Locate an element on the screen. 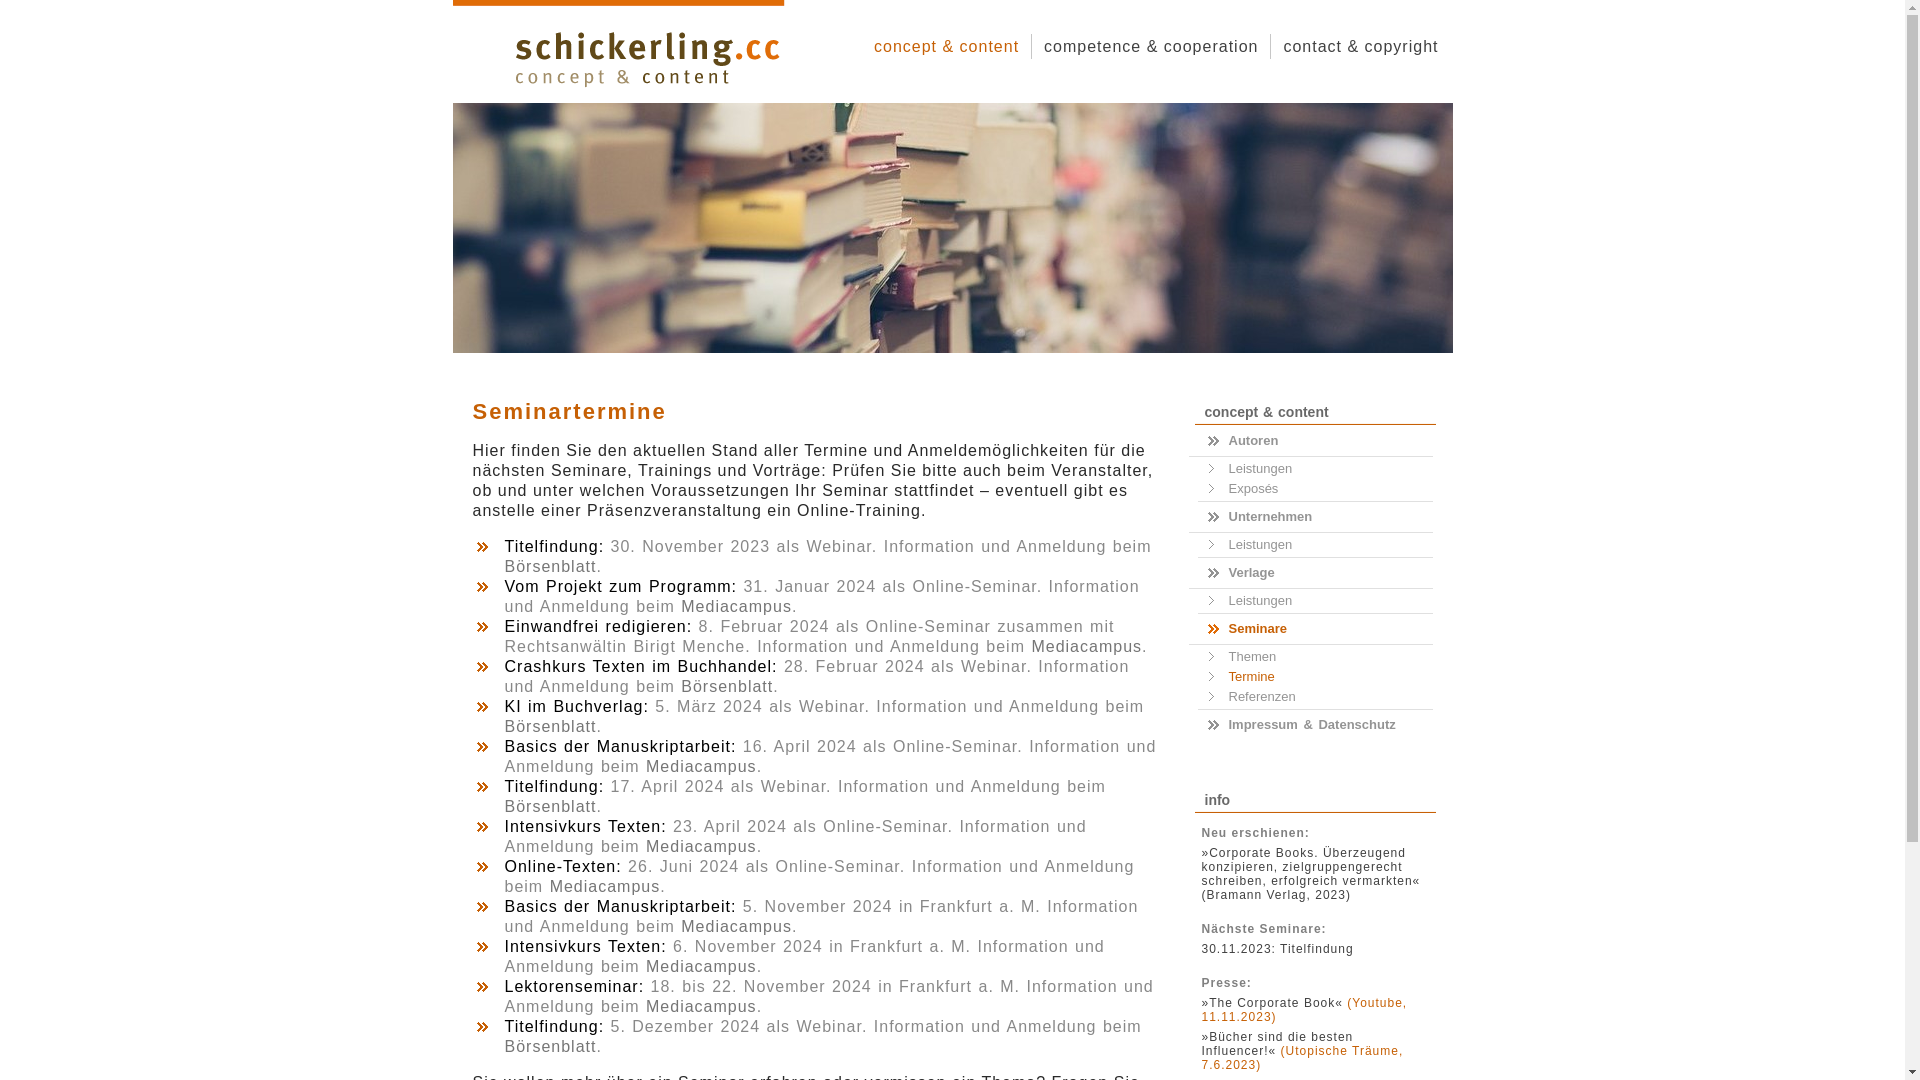 The image size is (1920, 1080). 'Termine' is located at coordinates (1310, 676).